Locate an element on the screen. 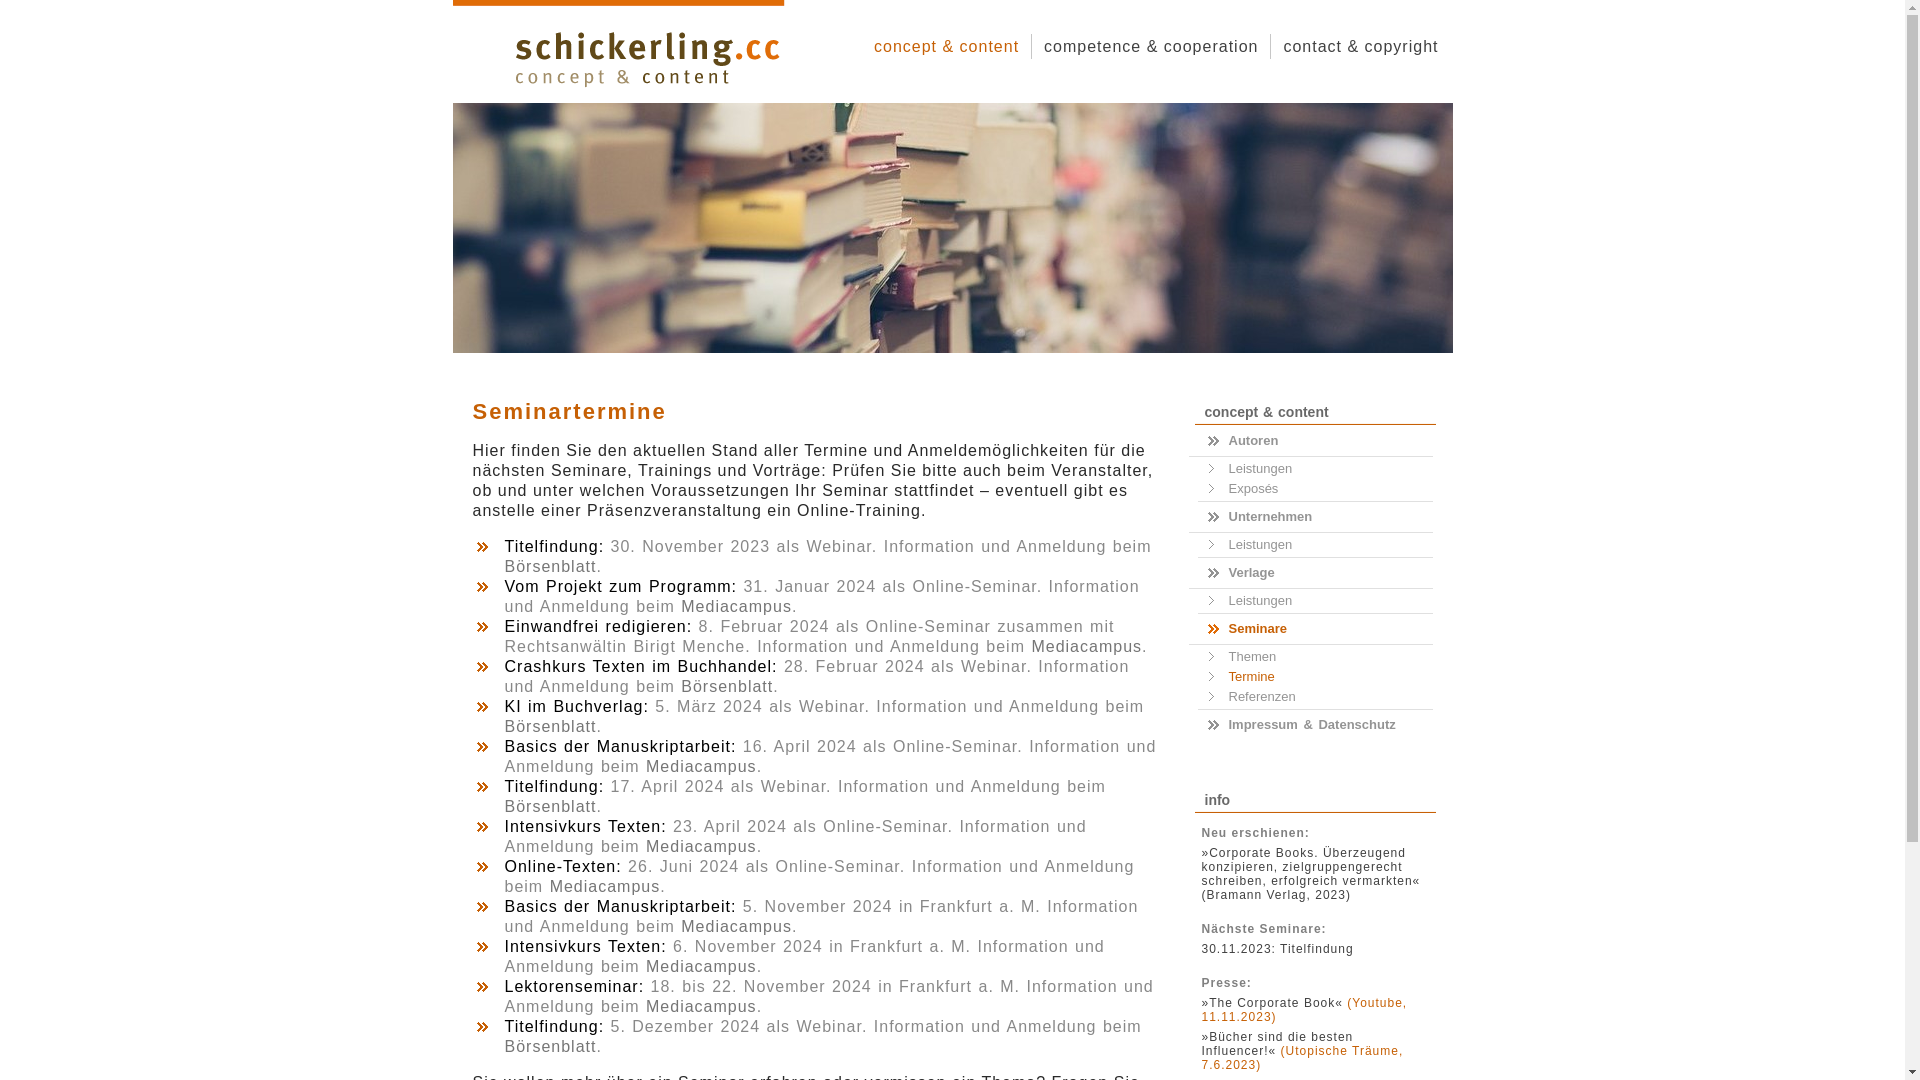 The image size is (1920, 1080). 'Termine' is located at coordinates (1310, 676).